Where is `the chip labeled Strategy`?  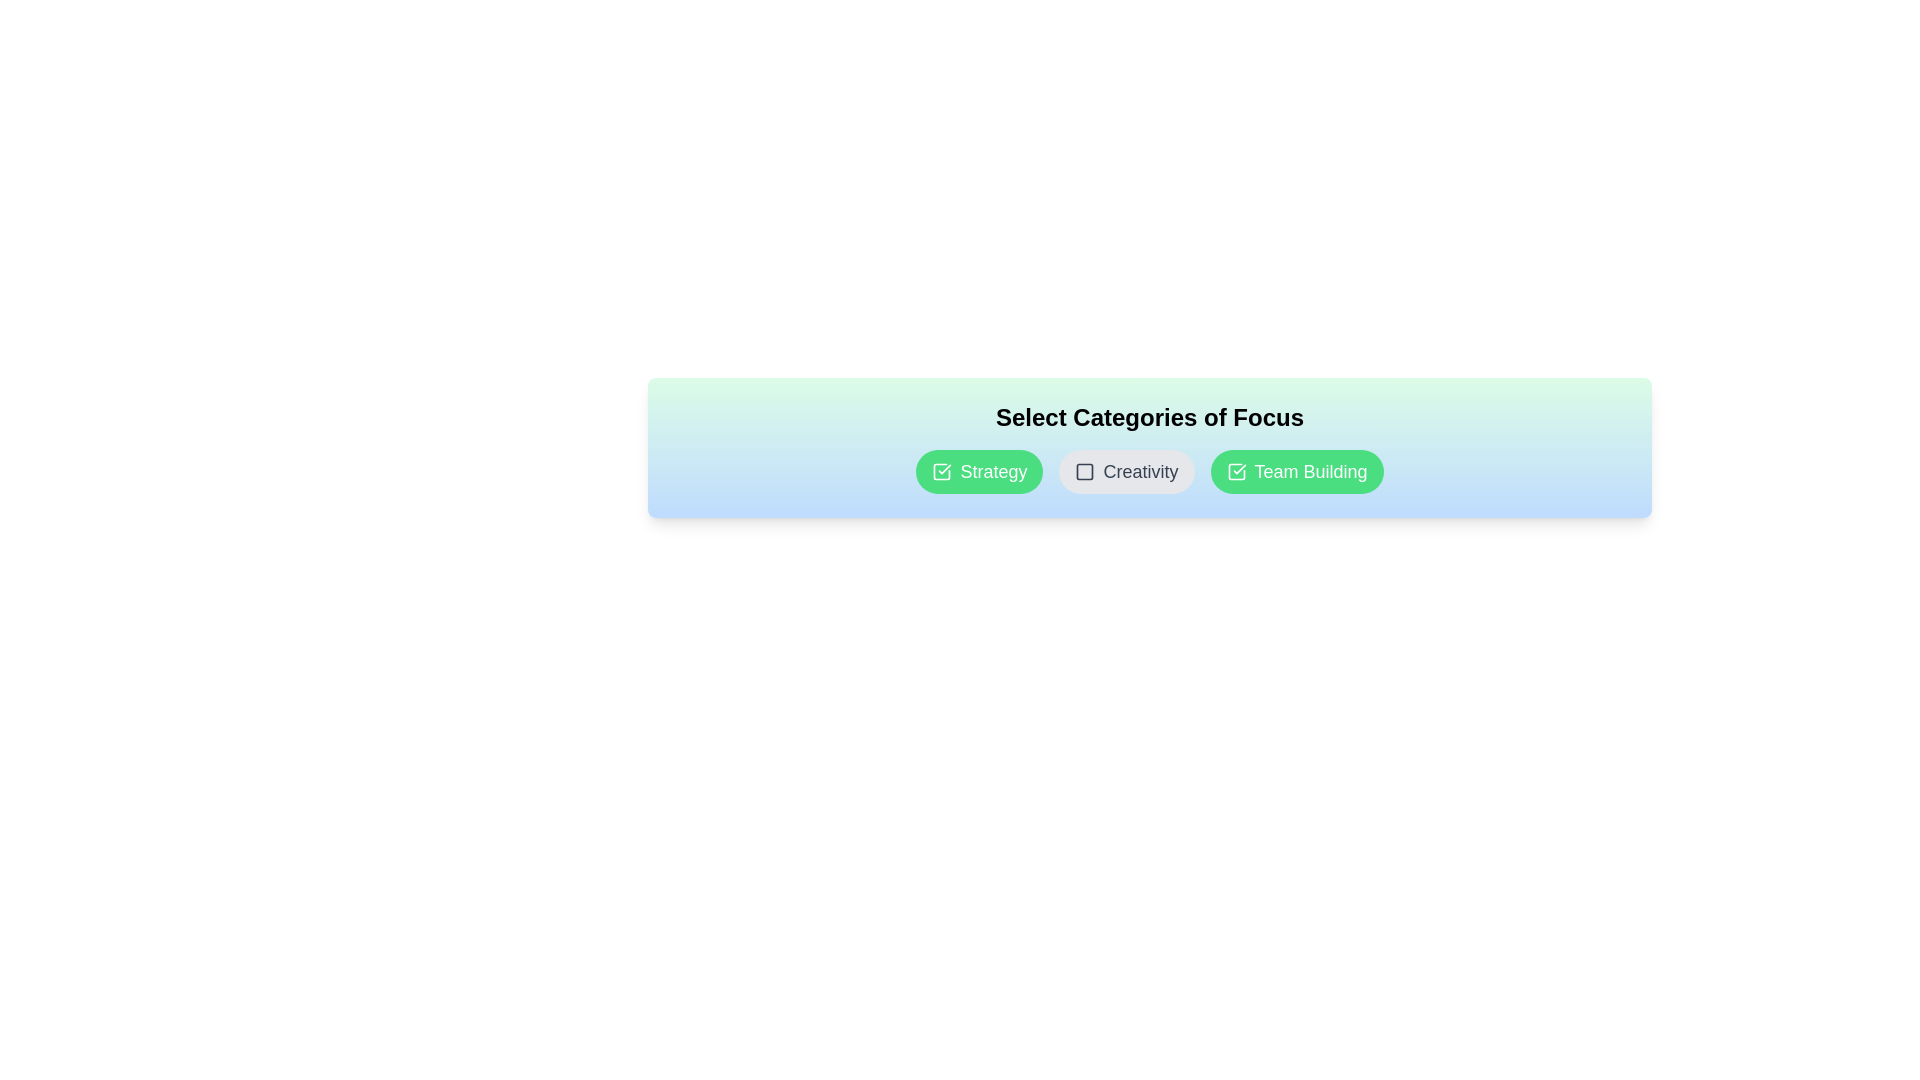
the chip labeled Strategy is located at coordinates (979, 471).